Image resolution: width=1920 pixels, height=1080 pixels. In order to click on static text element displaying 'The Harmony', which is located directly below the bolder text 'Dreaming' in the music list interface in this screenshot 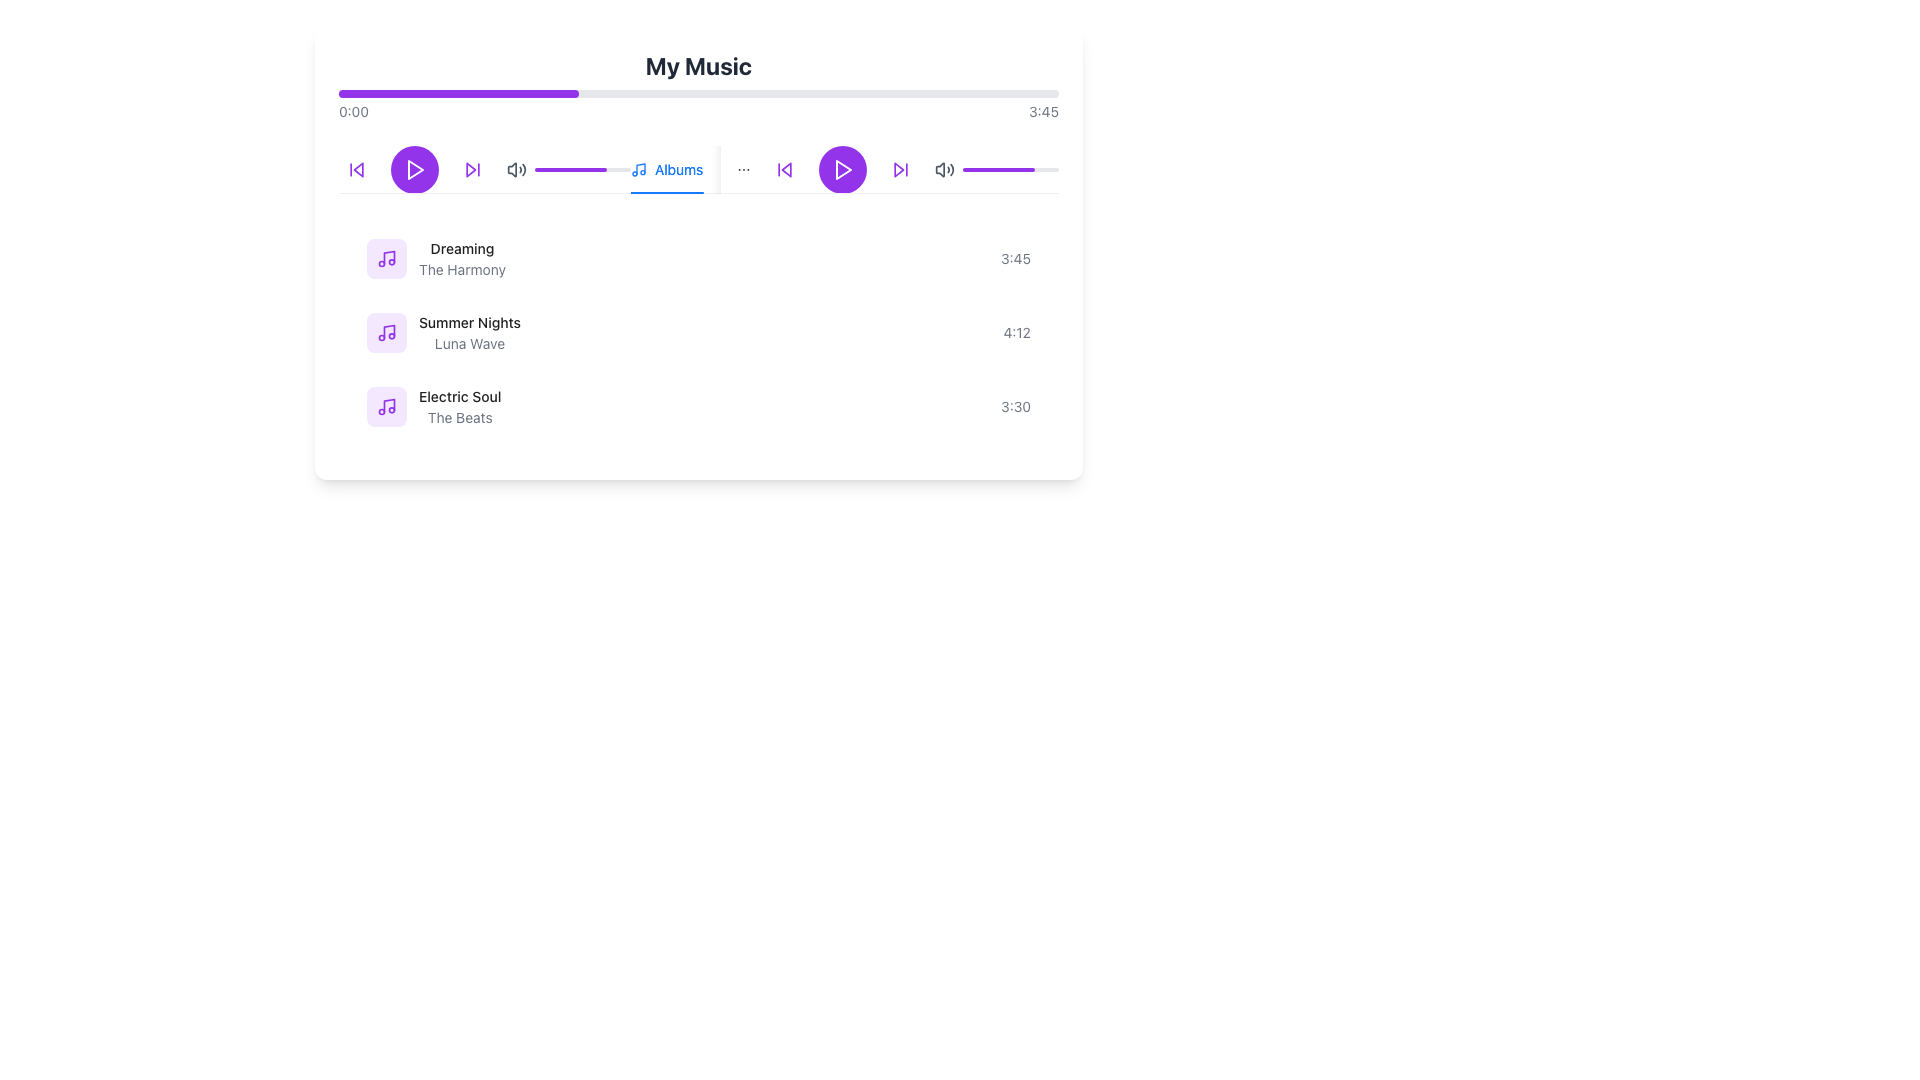, I will do `click(461, 270)`.